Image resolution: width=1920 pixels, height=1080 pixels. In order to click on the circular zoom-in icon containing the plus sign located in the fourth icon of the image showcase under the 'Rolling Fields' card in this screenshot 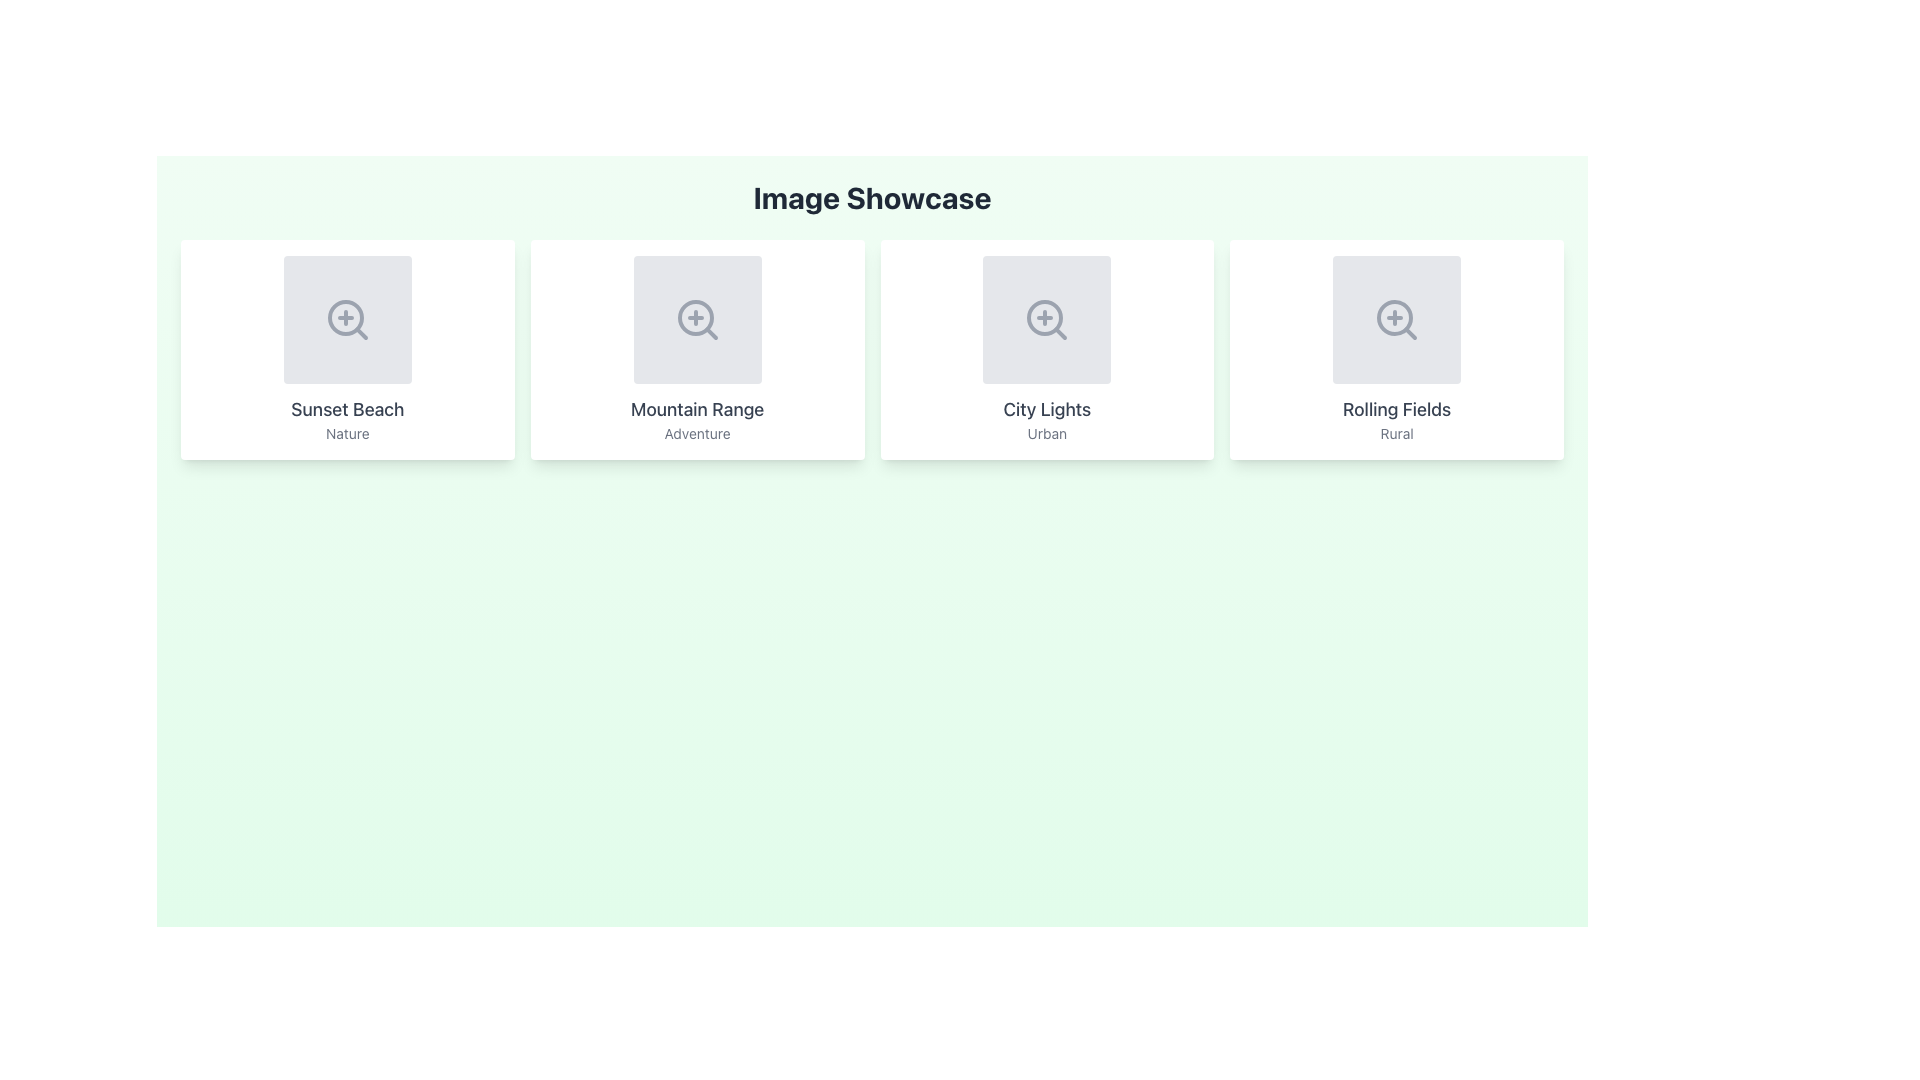, I will do `click(1394, 316)`.